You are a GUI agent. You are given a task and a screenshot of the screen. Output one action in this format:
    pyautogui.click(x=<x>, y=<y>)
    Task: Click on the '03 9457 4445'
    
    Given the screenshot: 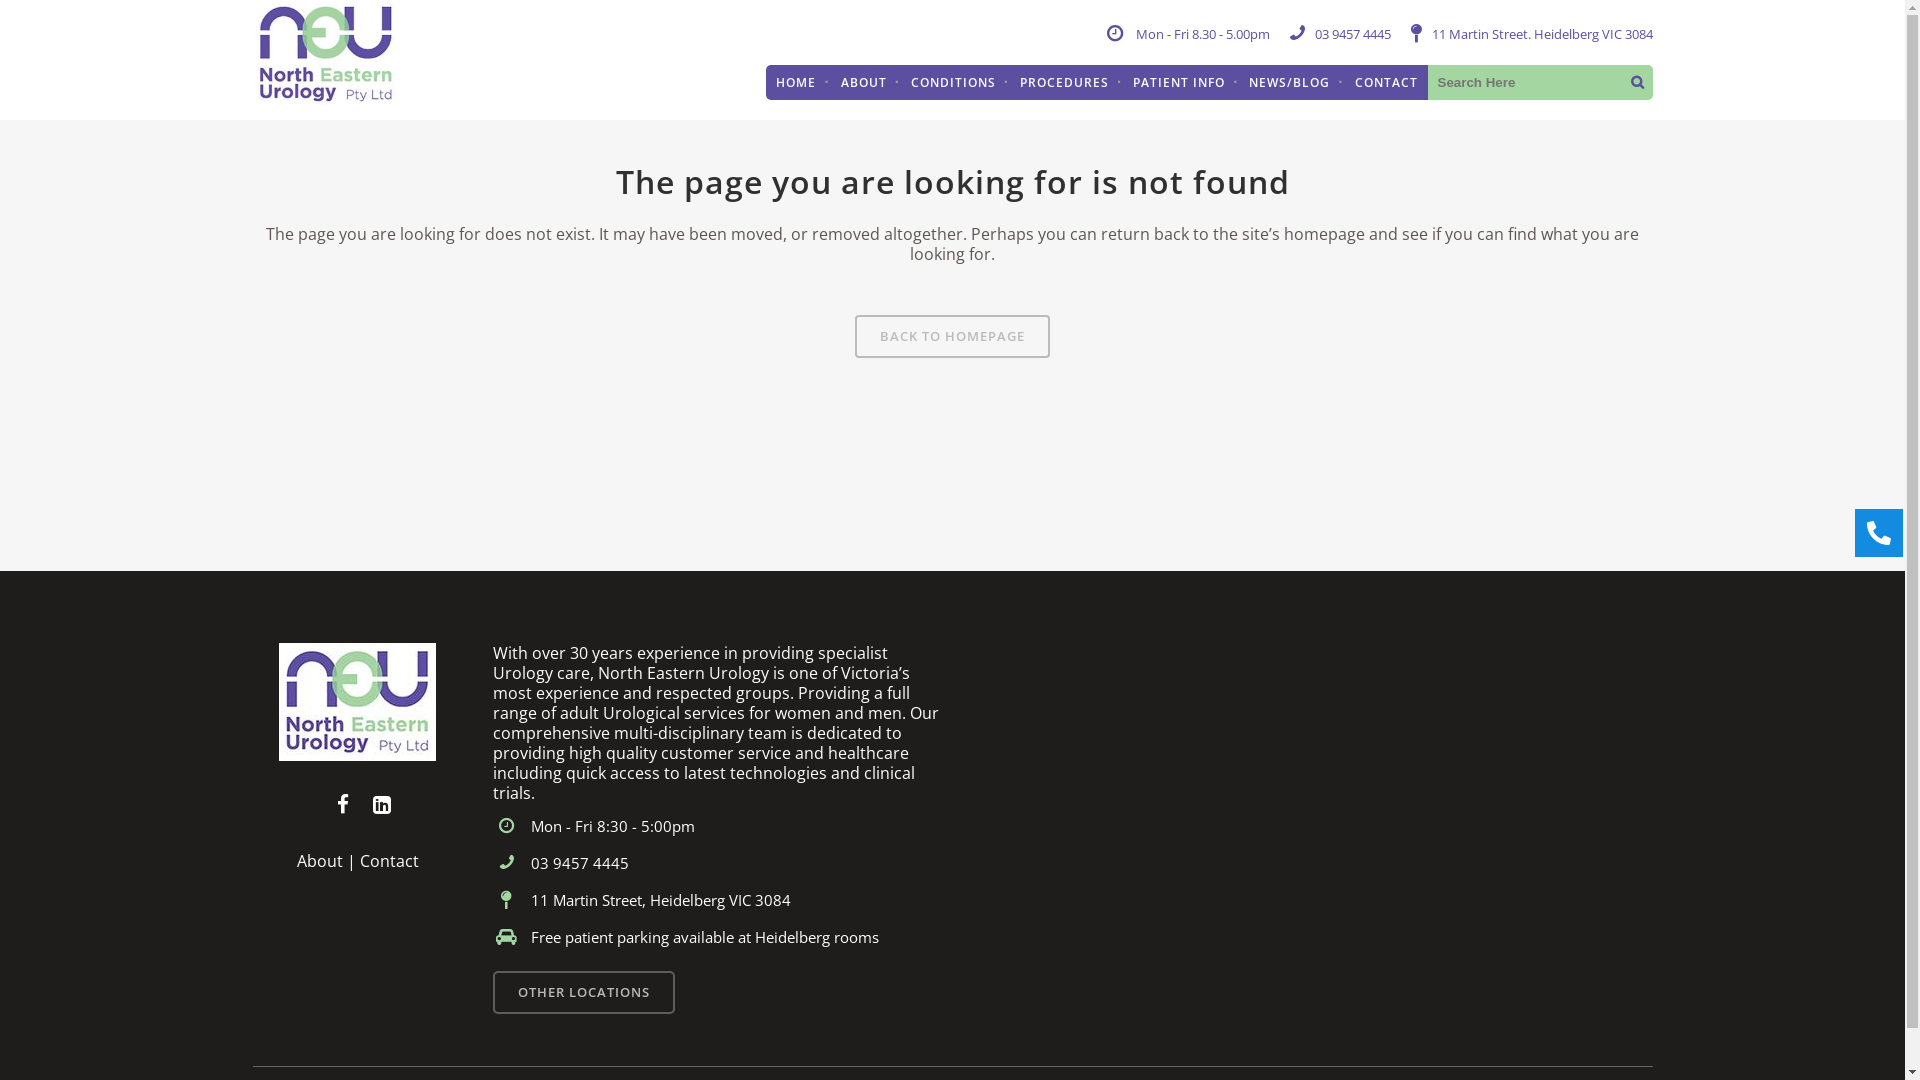 What is the action you would take?
    pyautogui.click(x=1352, y=34)
    